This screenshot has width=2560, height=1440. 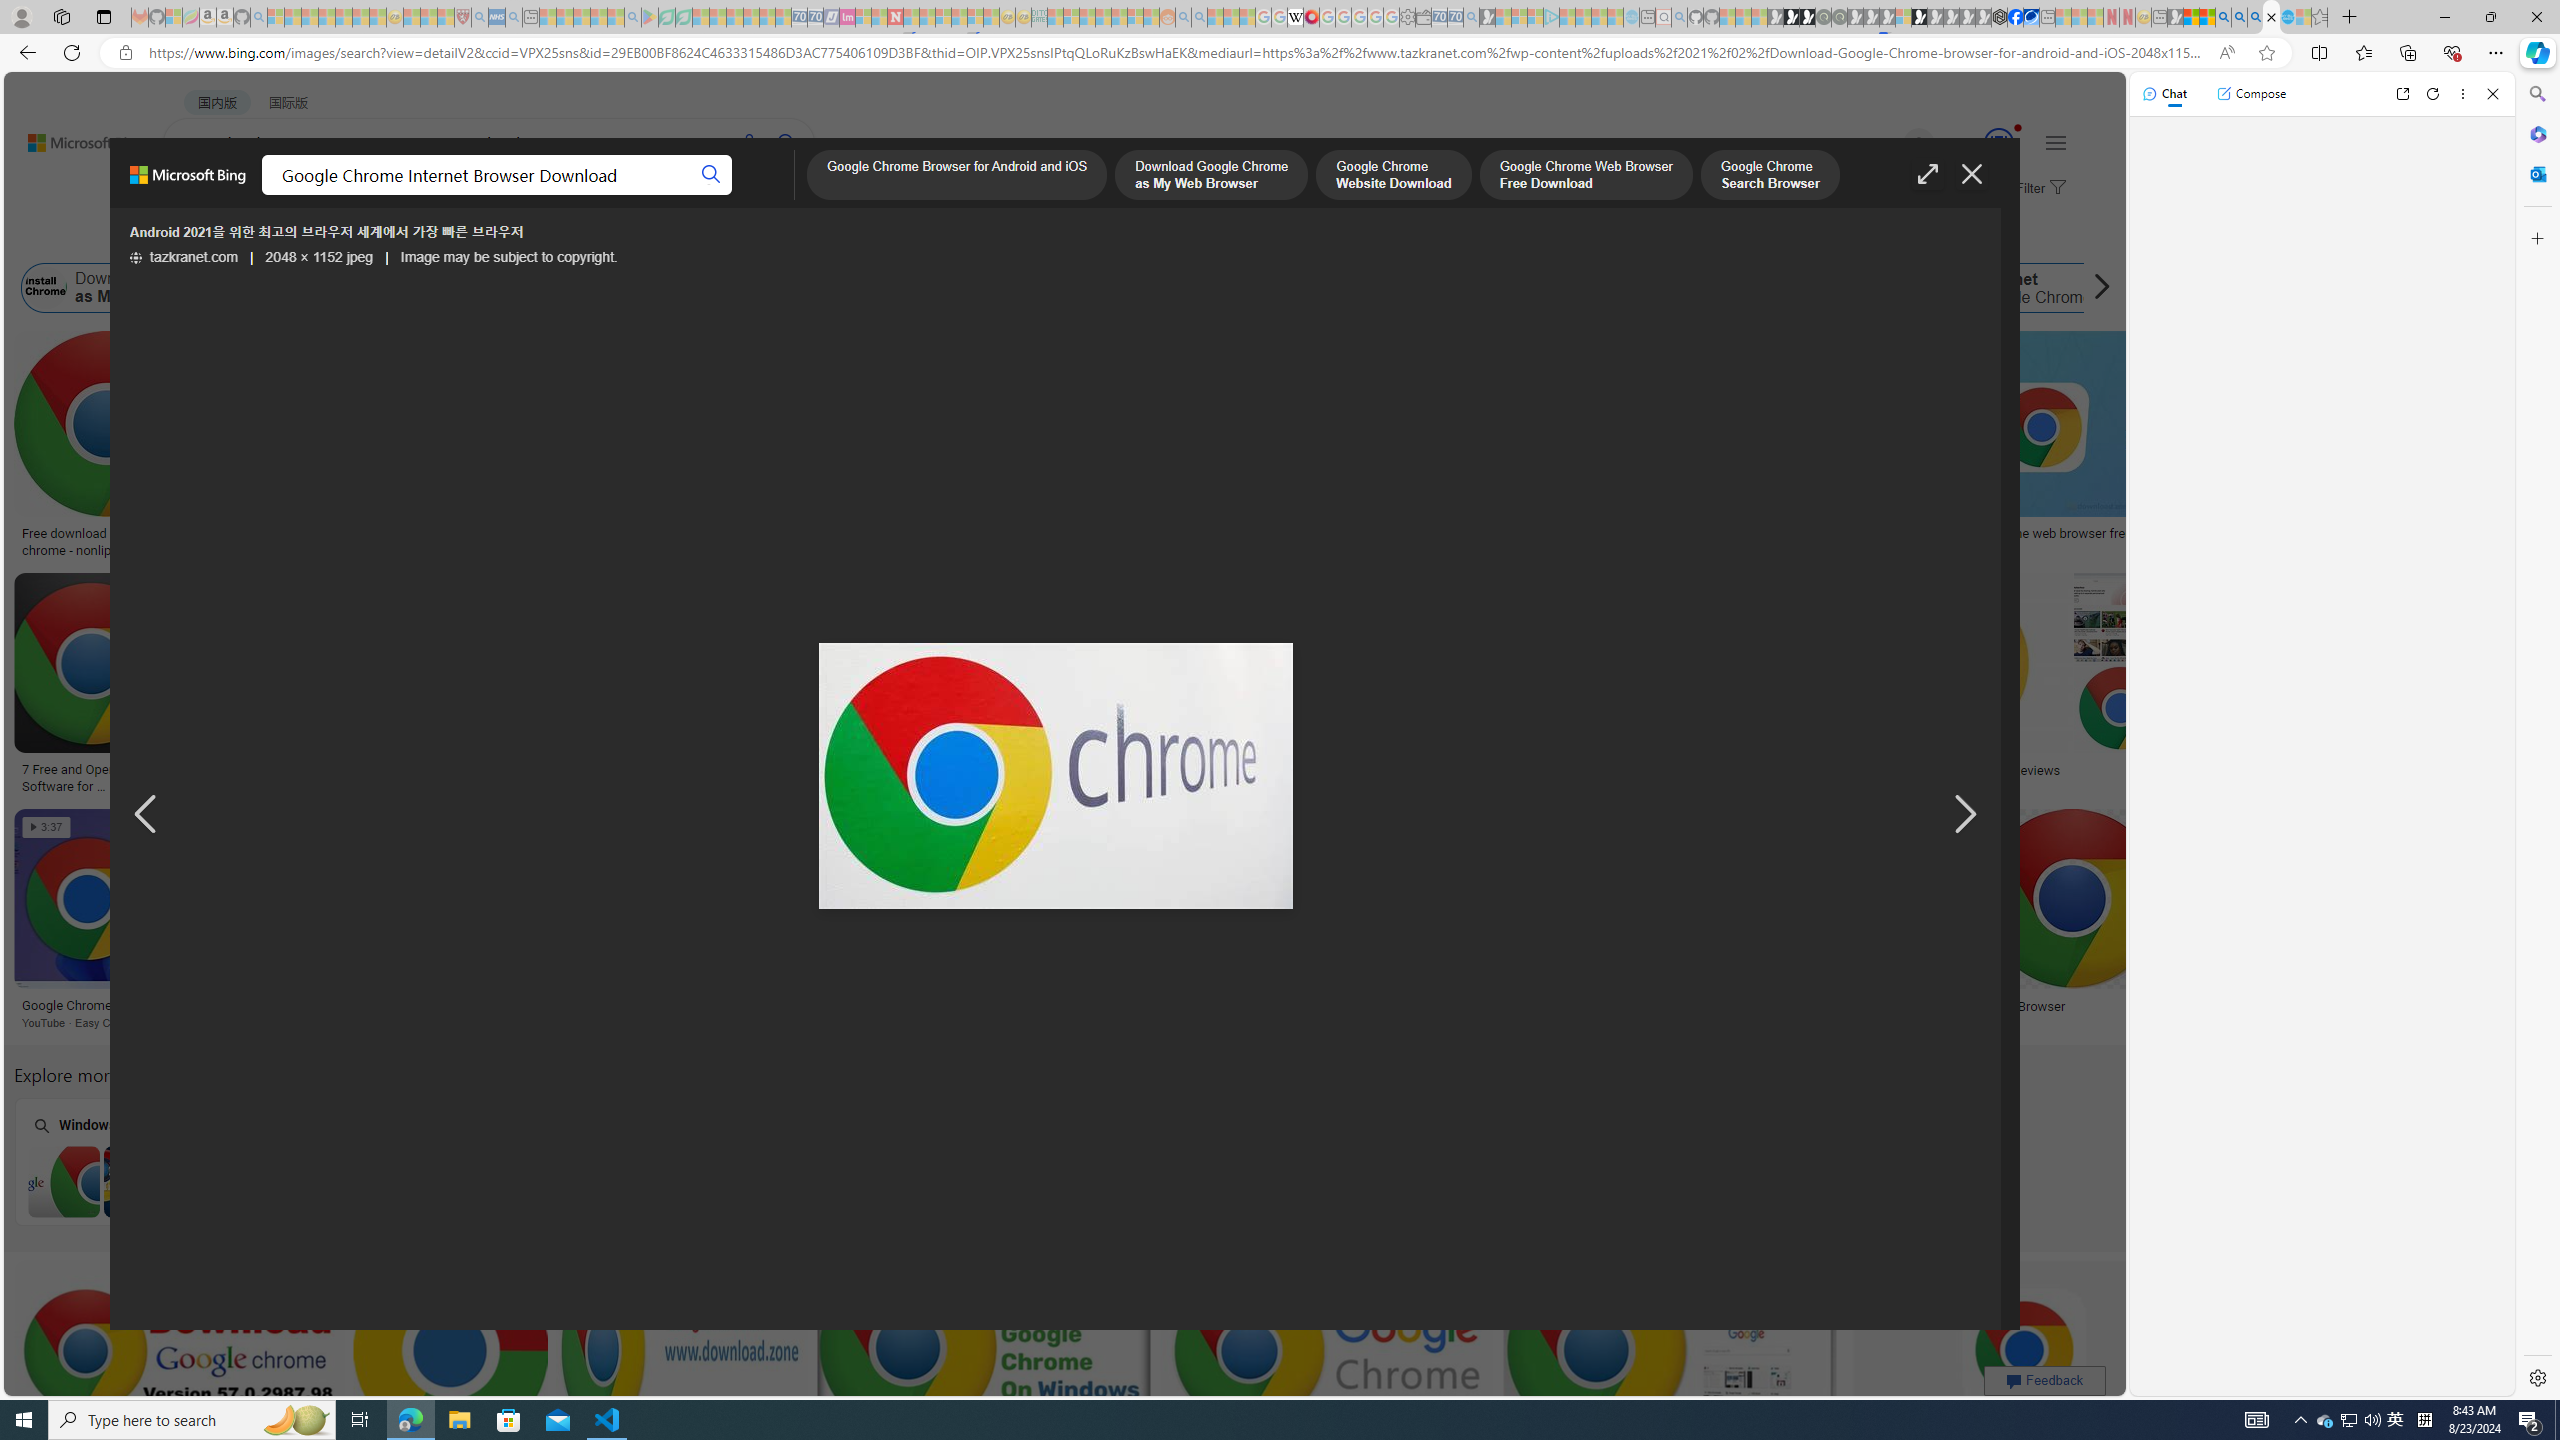 What do you see at coordinates (224, 237) in the screenshot?
I see `'Image size'` at bounding box center [224, 237].